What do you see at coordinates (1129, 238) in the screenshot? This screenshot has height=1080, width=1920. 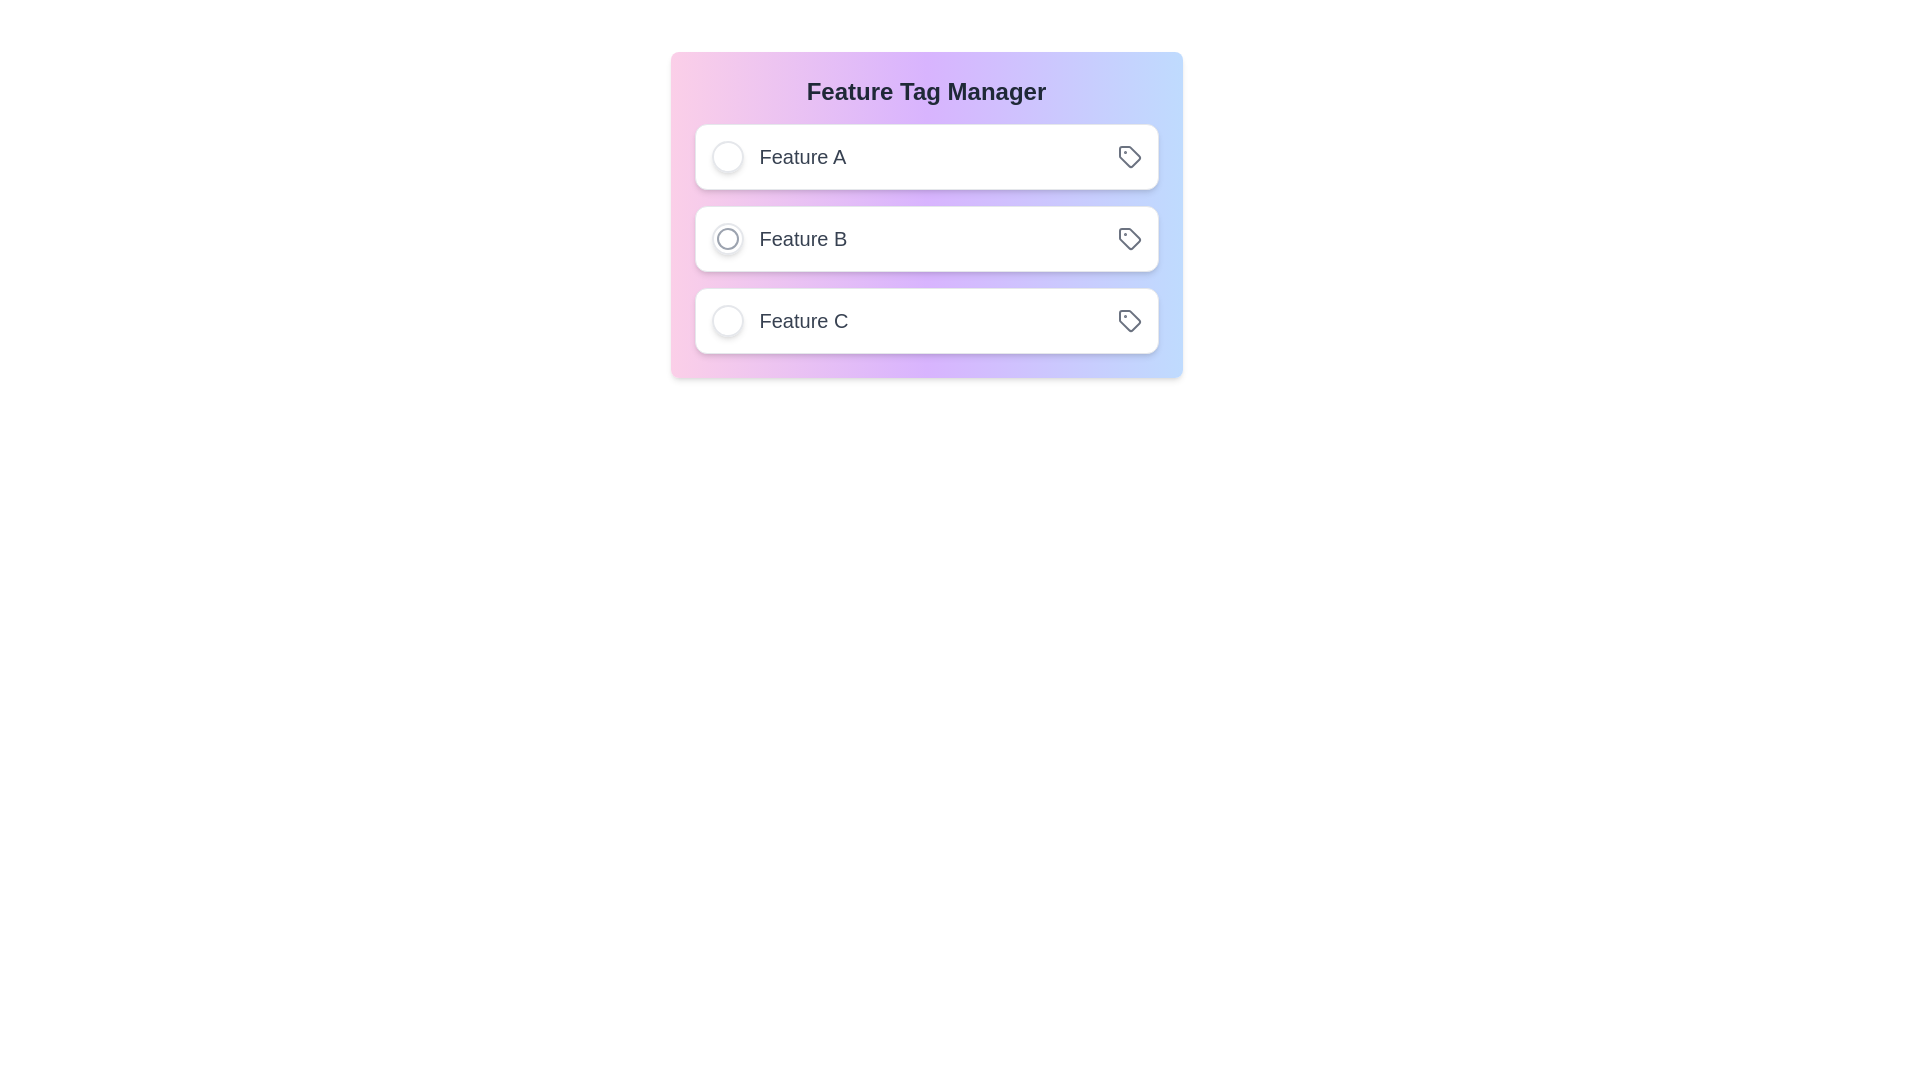 I see `the interactive label tag icon located to the right of 'Feature B' within the 'Feature Tag Manager' section` at bounding box center [1129, 238].